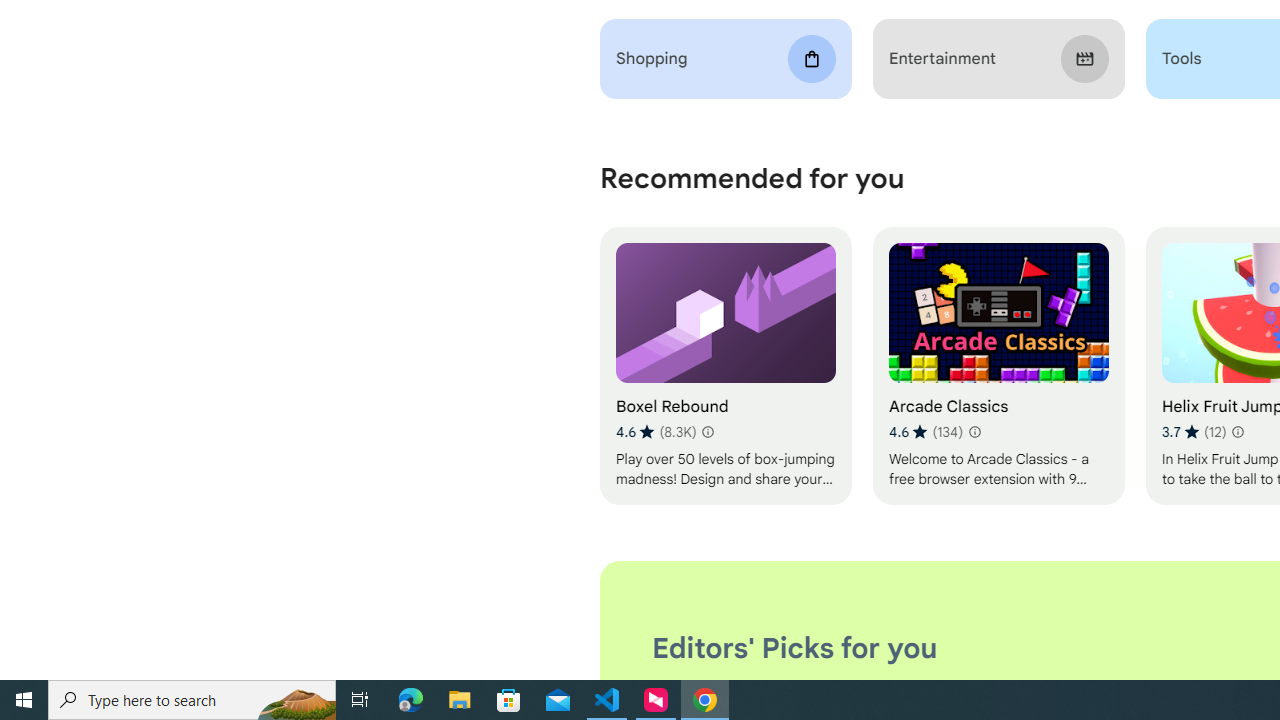  What do you see at coordinates (724, 58) in the screenshot?
I see `'Shopping'` at bounding box center [724, 58].